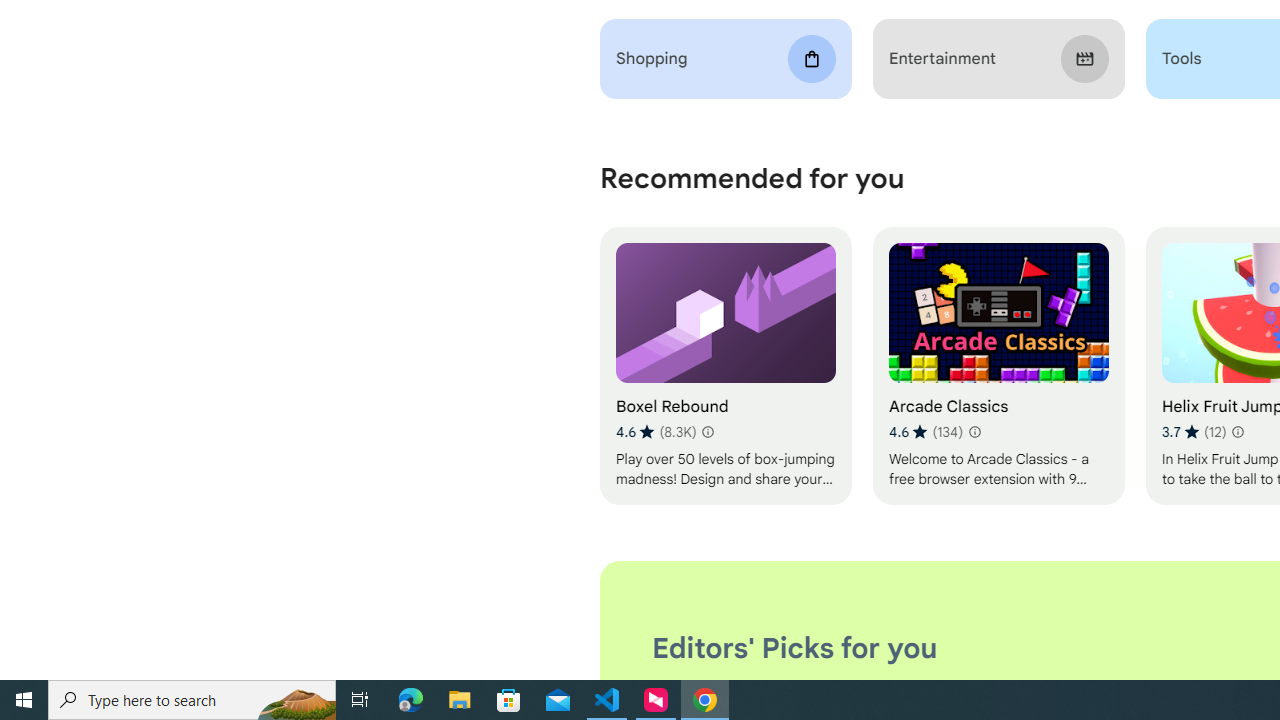  What do you see at coordinates (724, 58) in the screenshot?
I see `'Shopping'` at bounding box center [724, 58].